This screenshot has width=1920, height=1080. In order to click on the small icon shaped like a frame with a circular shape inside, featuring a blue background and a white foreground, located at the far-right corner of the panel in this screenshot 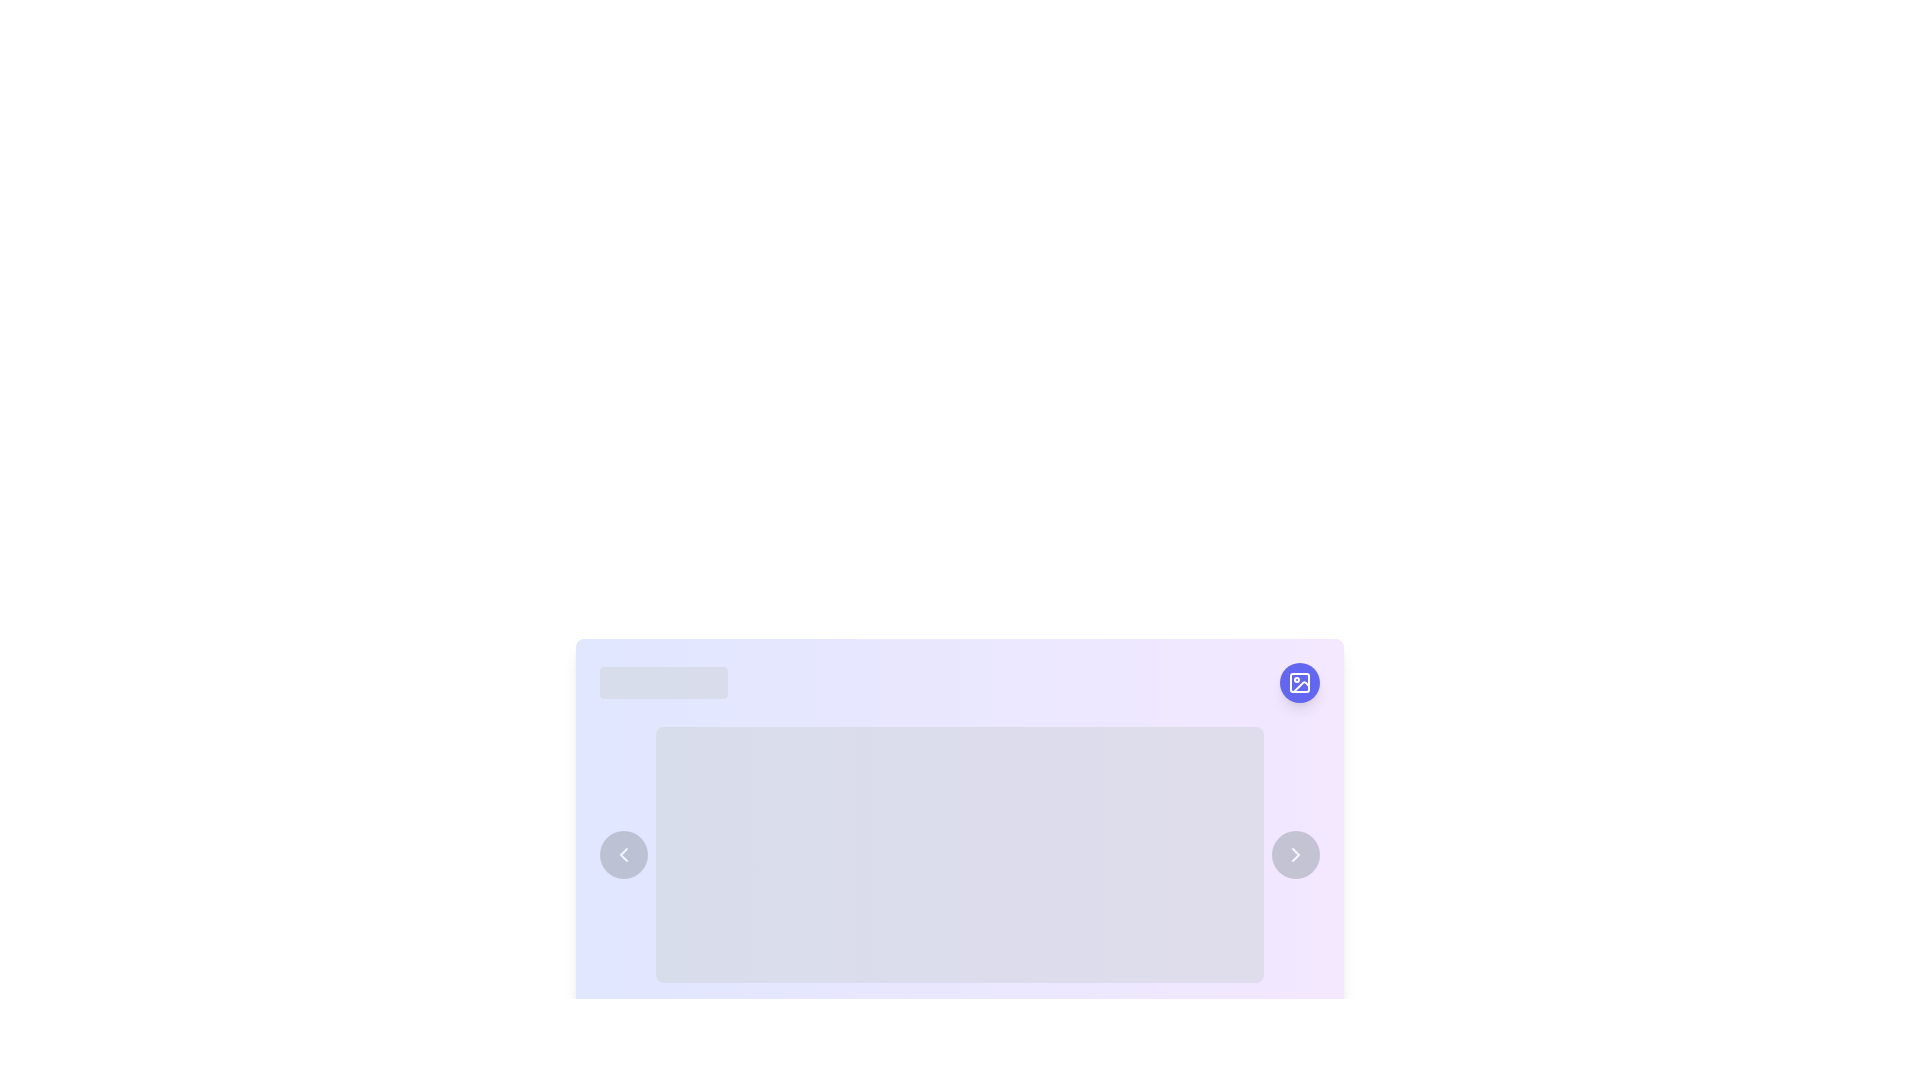, I will do `click(1299, 681)`.